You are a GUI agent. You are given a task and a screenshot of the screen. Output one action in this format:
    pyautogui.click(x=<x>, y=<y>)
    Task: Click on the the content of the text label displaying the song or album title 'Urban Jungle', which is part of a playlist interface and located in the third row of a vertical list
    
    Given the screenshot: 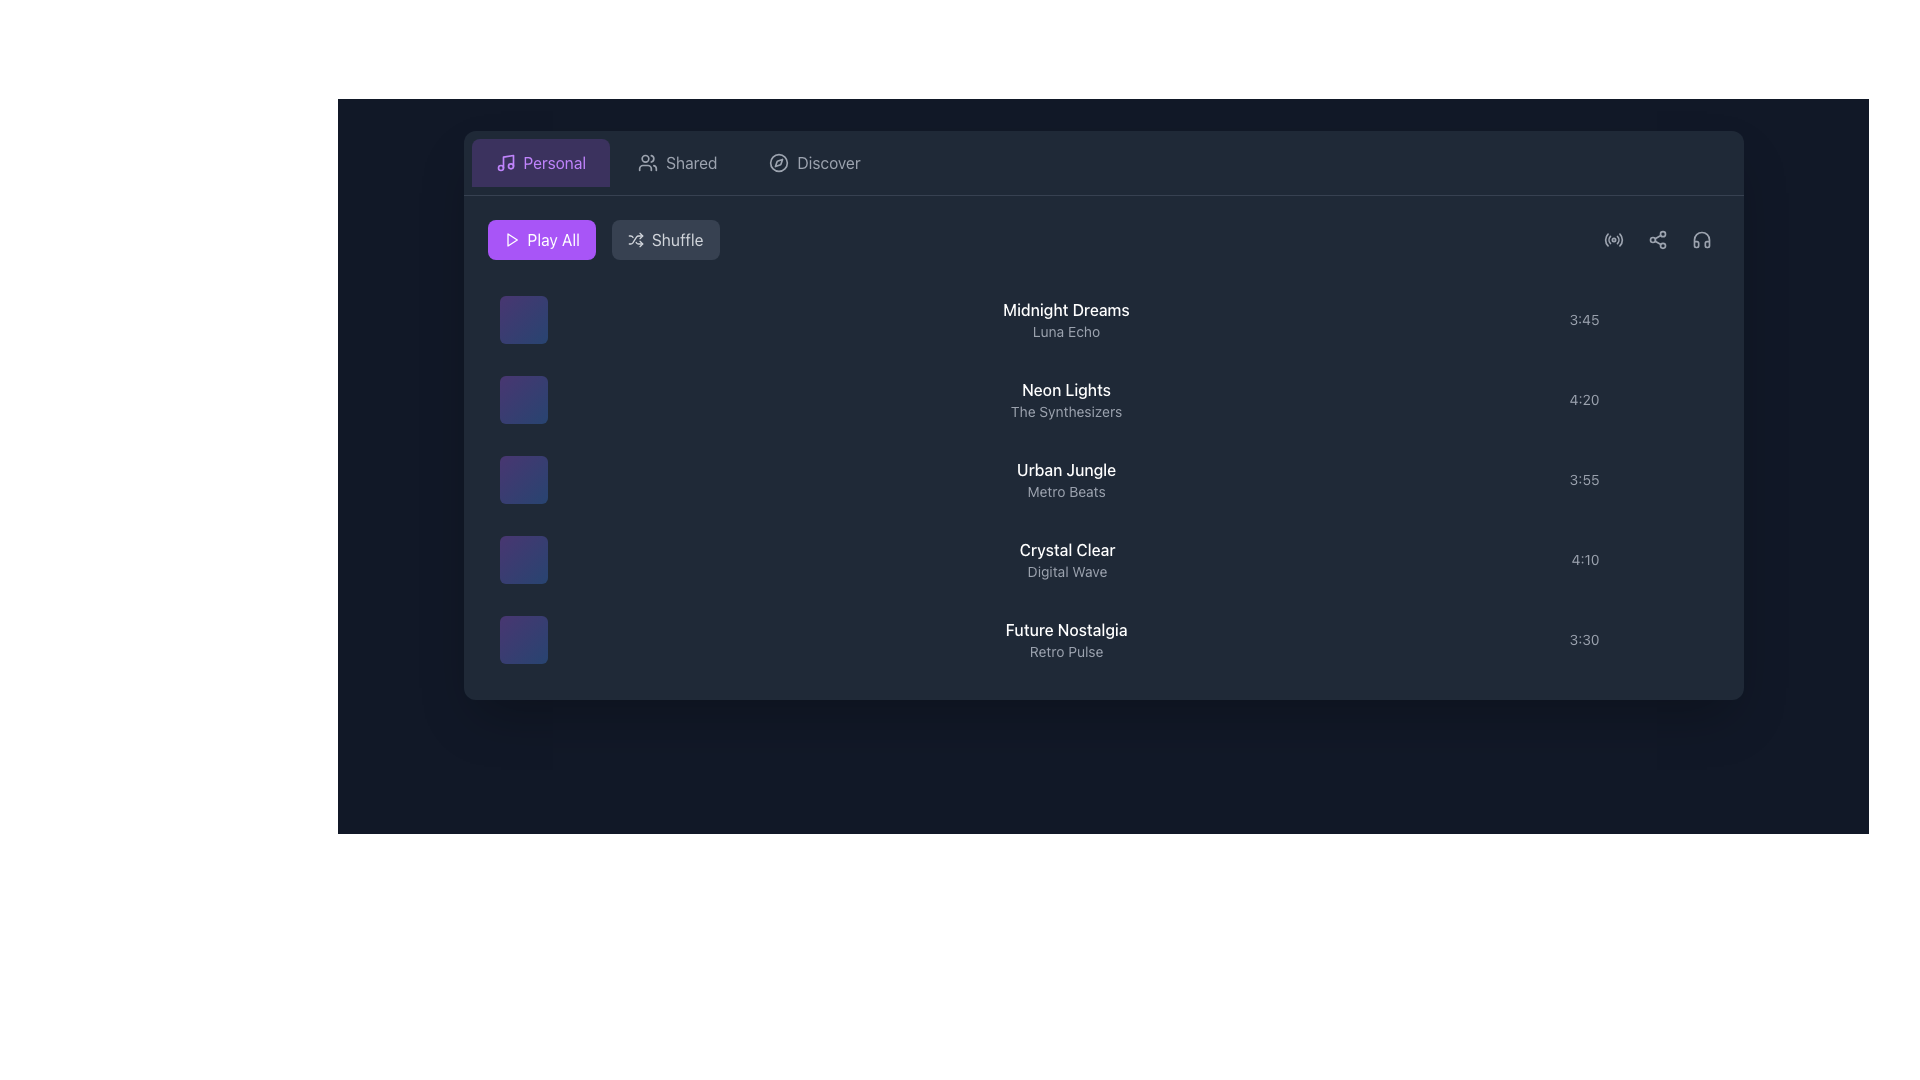 What is the action you would take?
    pyautogui.click(x=1065, y=470)
    